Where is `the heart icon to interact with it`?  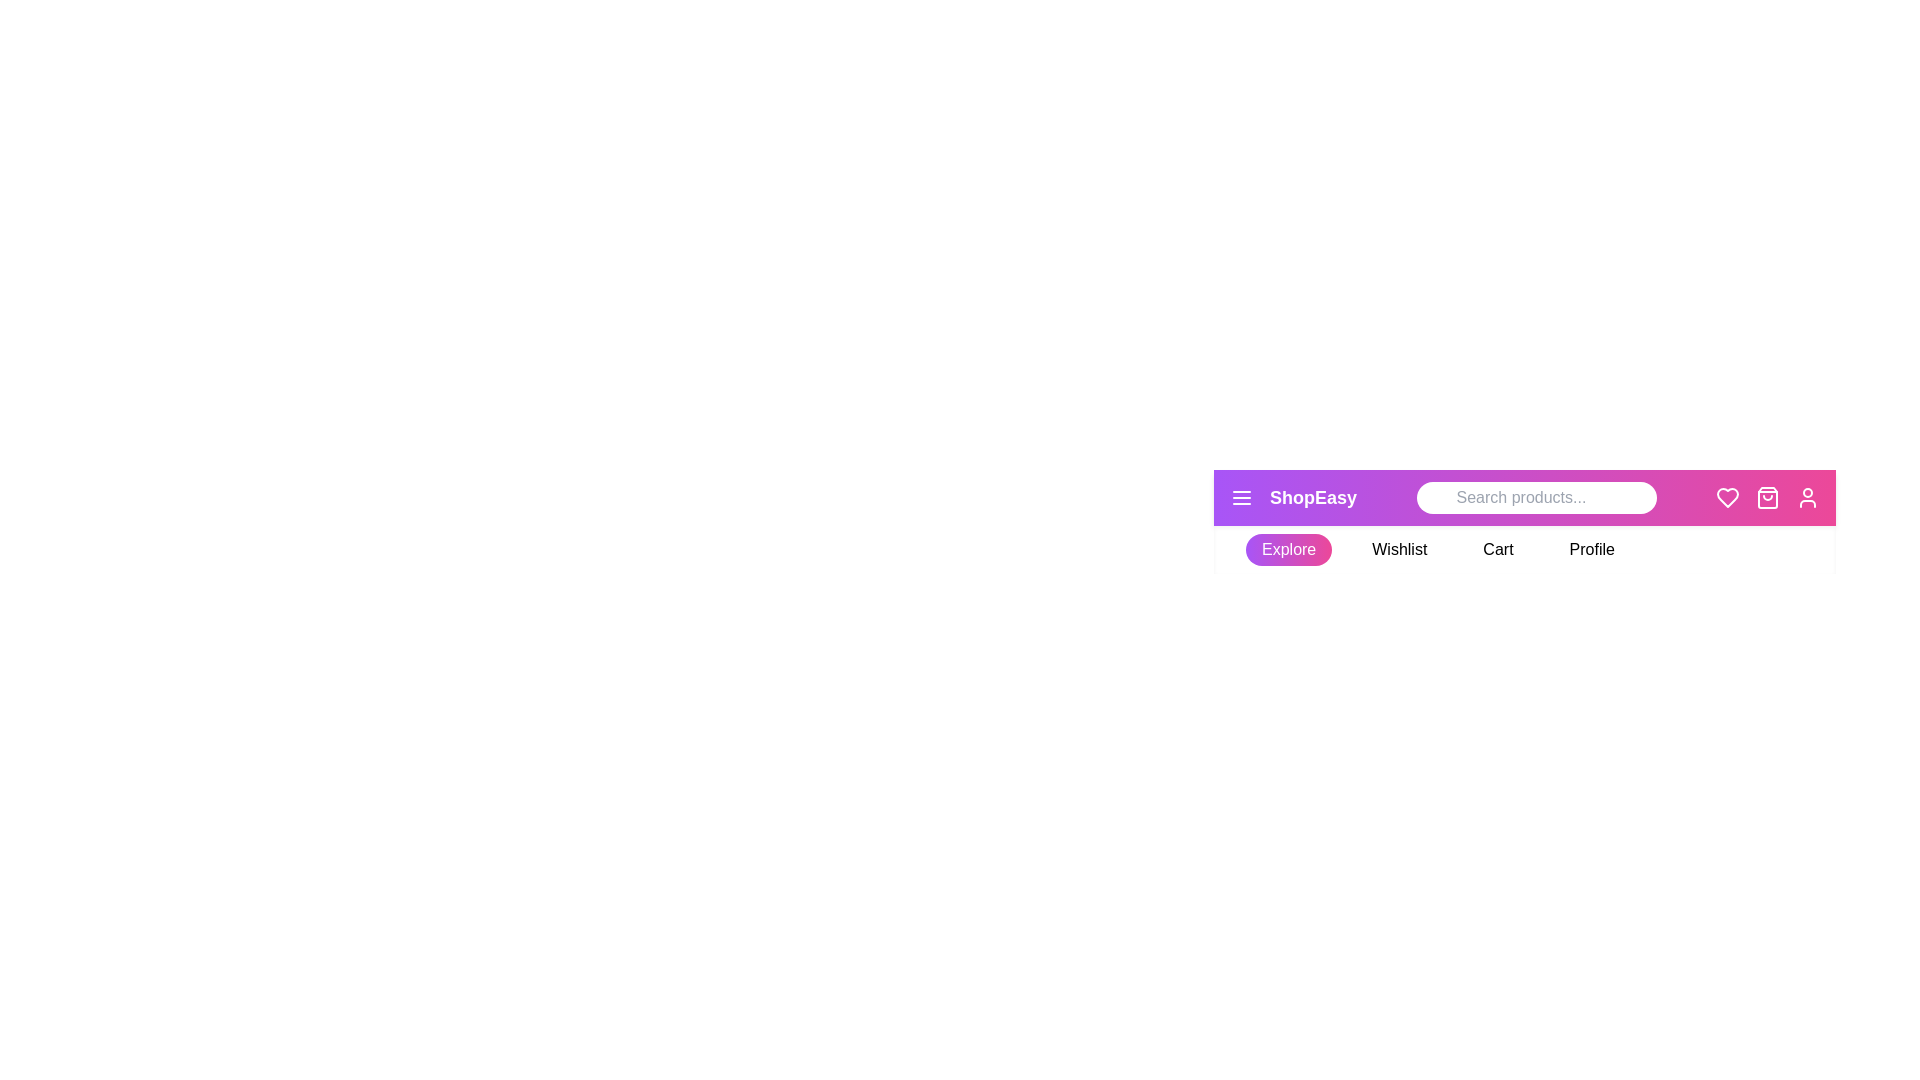
the heart icon to interact with it is located at coordinates (1727, 496).